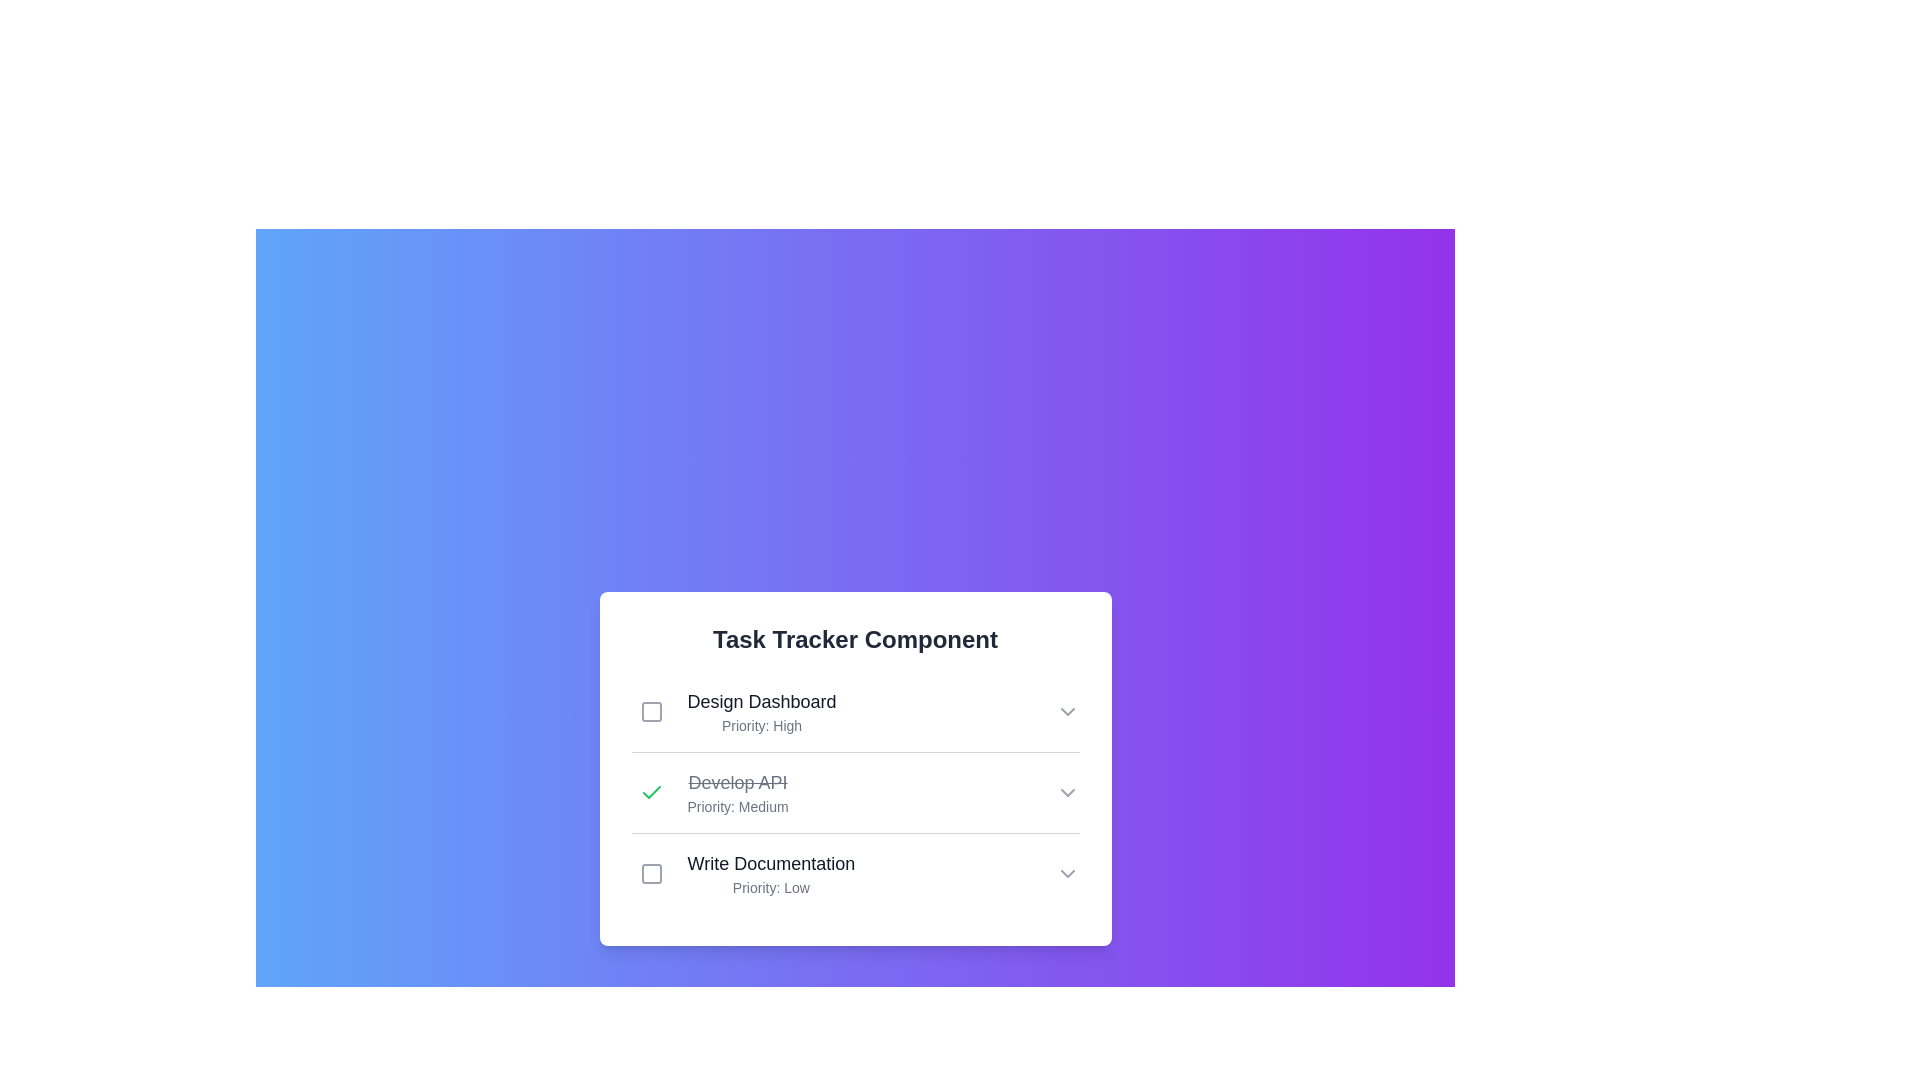  Describe the element at coordinates (1066, 711) in the screenshot. I see `the chevron-down icon of the task Design Dashboard to observe its hover effect` at that location.